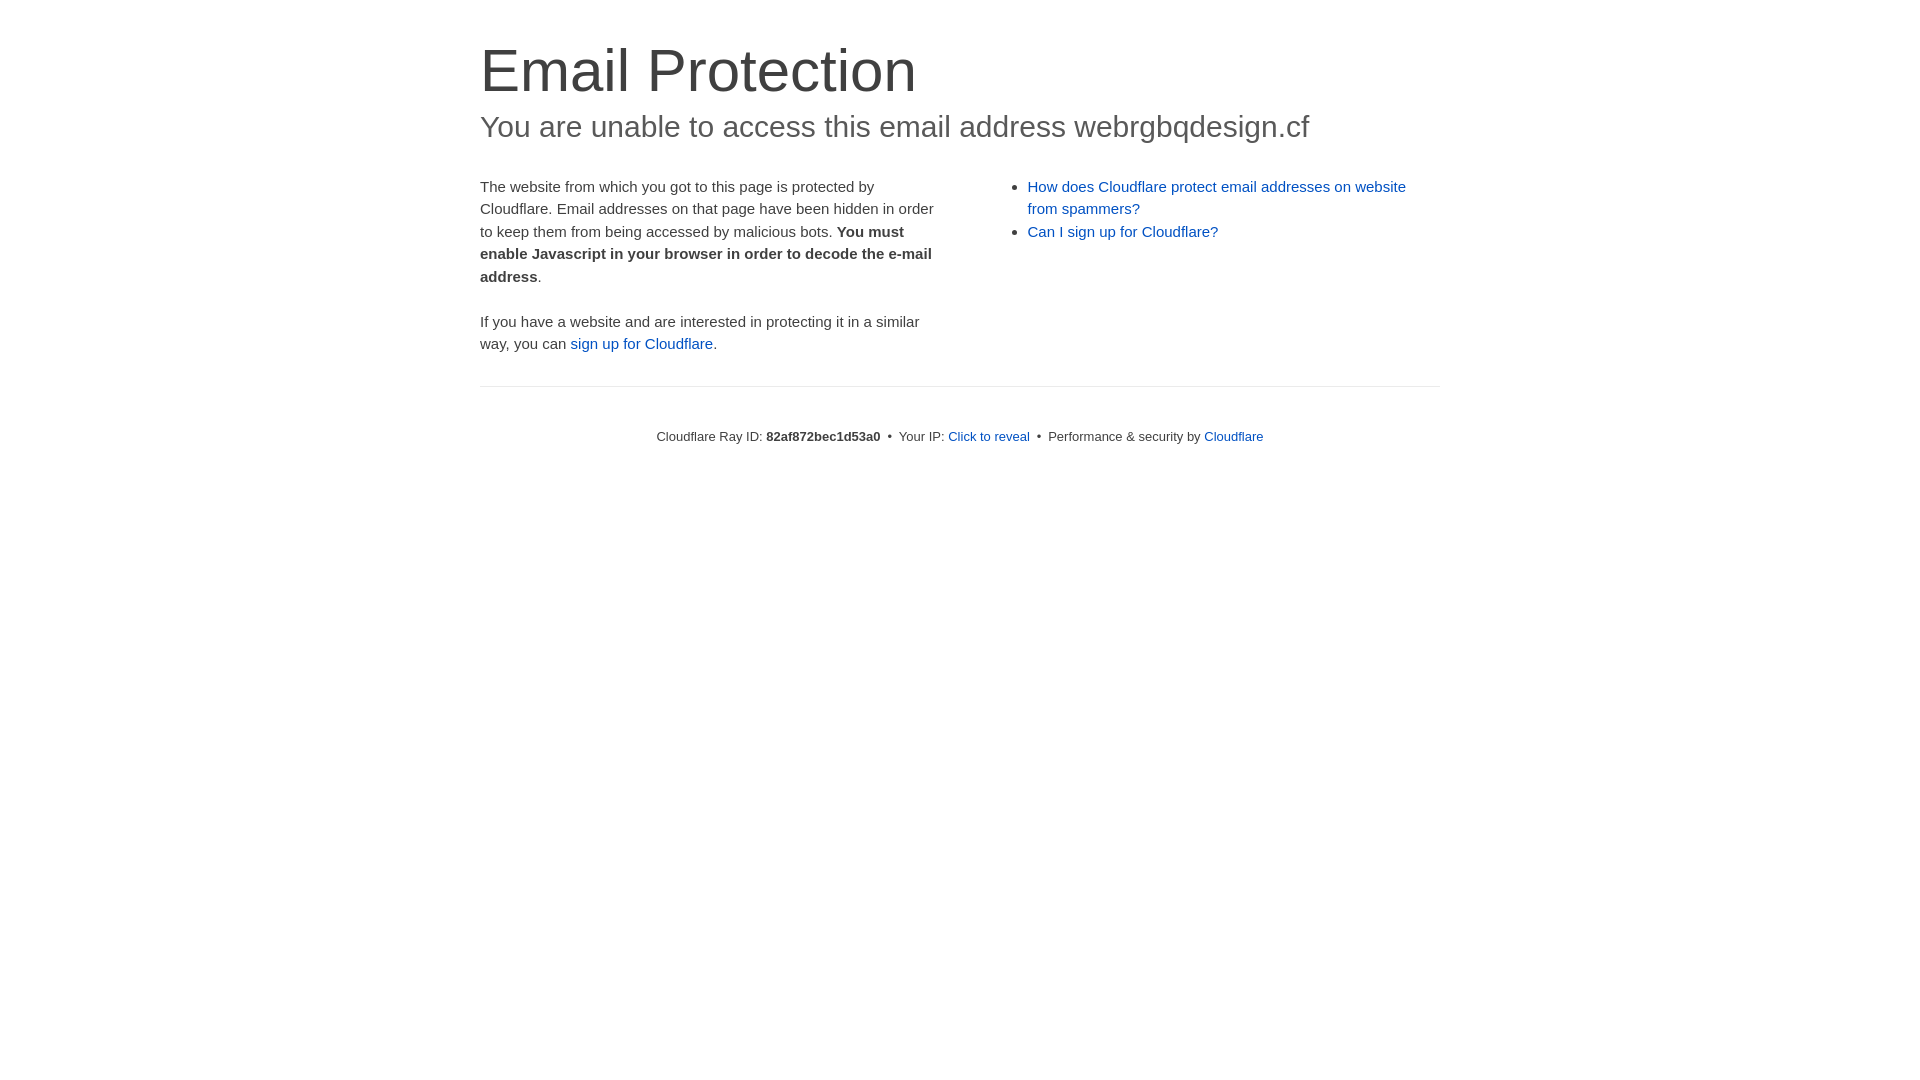 The width and height of the screenshot is (1920, 1080). Describe the element at coordinates (988, 435) in the screenshot. I see `'Click to reveal'` at that location.